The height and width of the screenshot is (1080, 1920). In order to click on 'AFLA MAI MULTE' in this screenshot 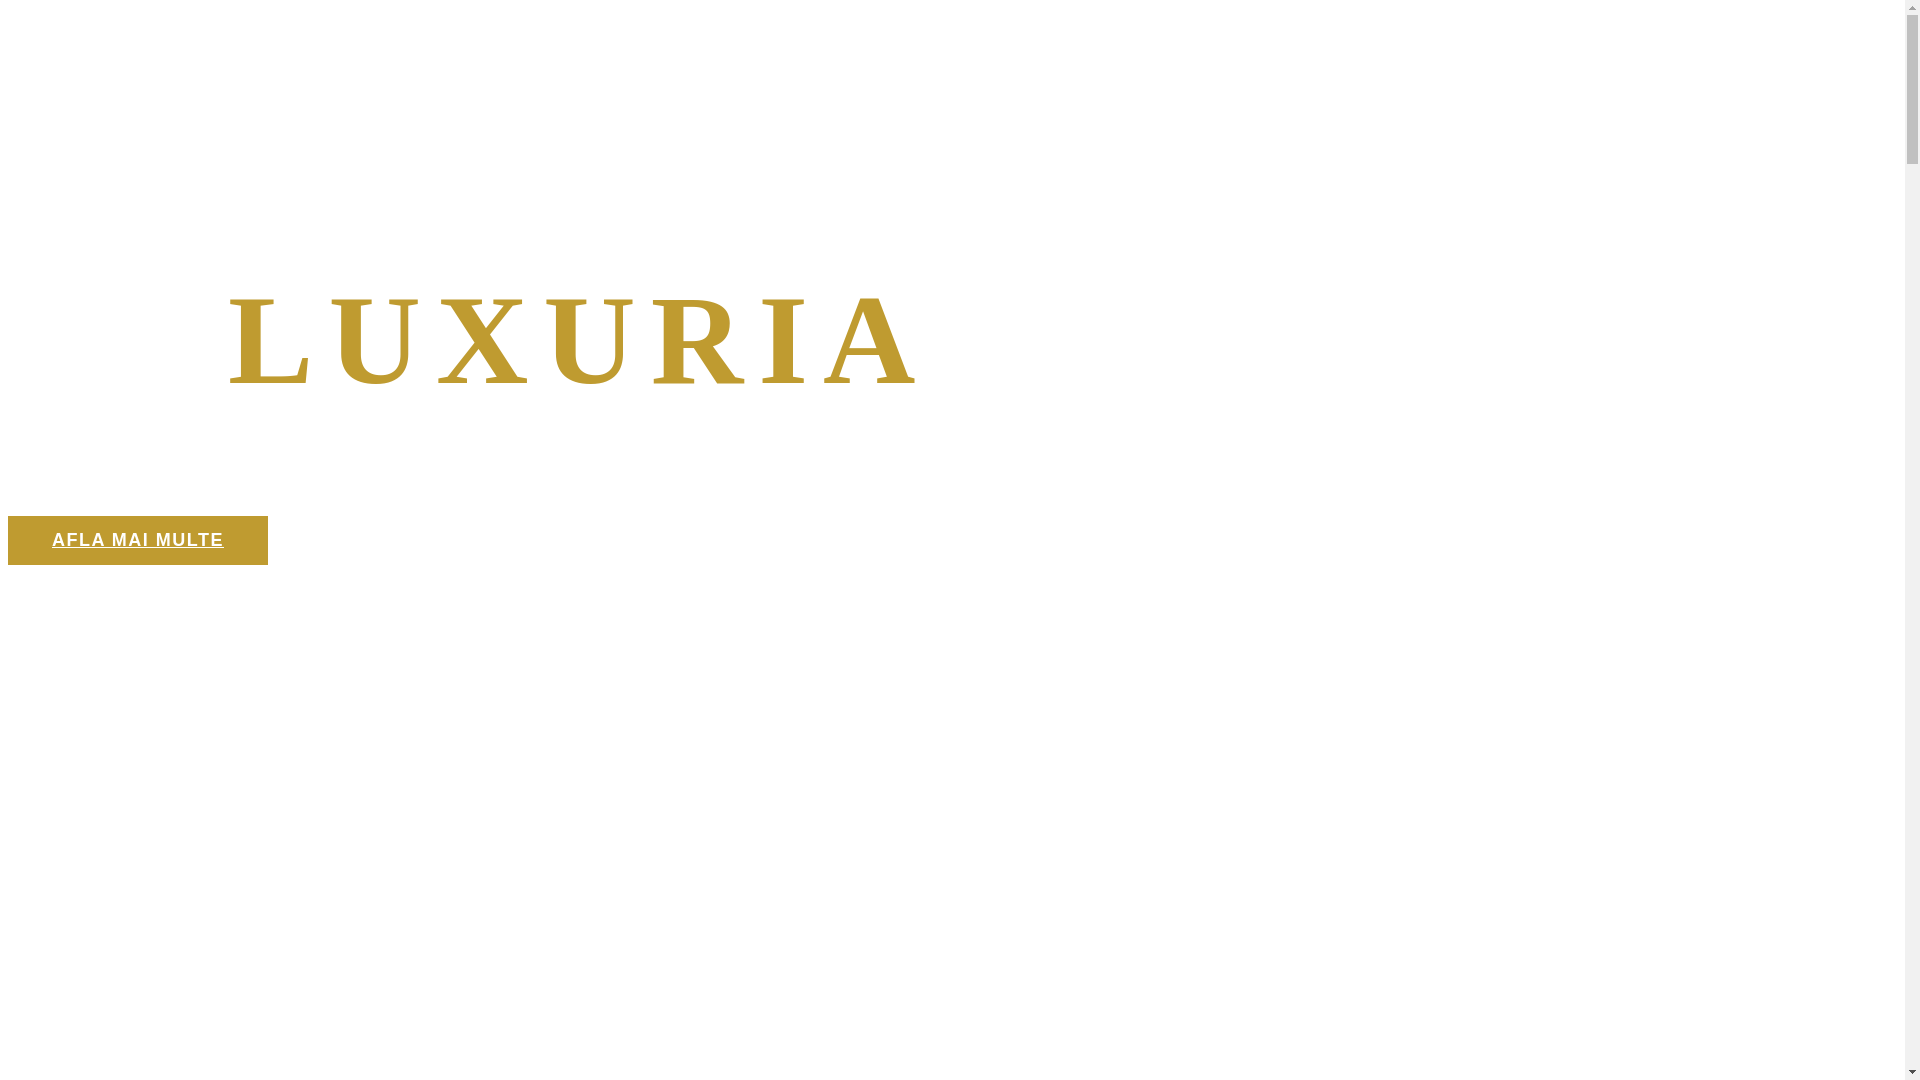, I will do `click(137, 540)`.